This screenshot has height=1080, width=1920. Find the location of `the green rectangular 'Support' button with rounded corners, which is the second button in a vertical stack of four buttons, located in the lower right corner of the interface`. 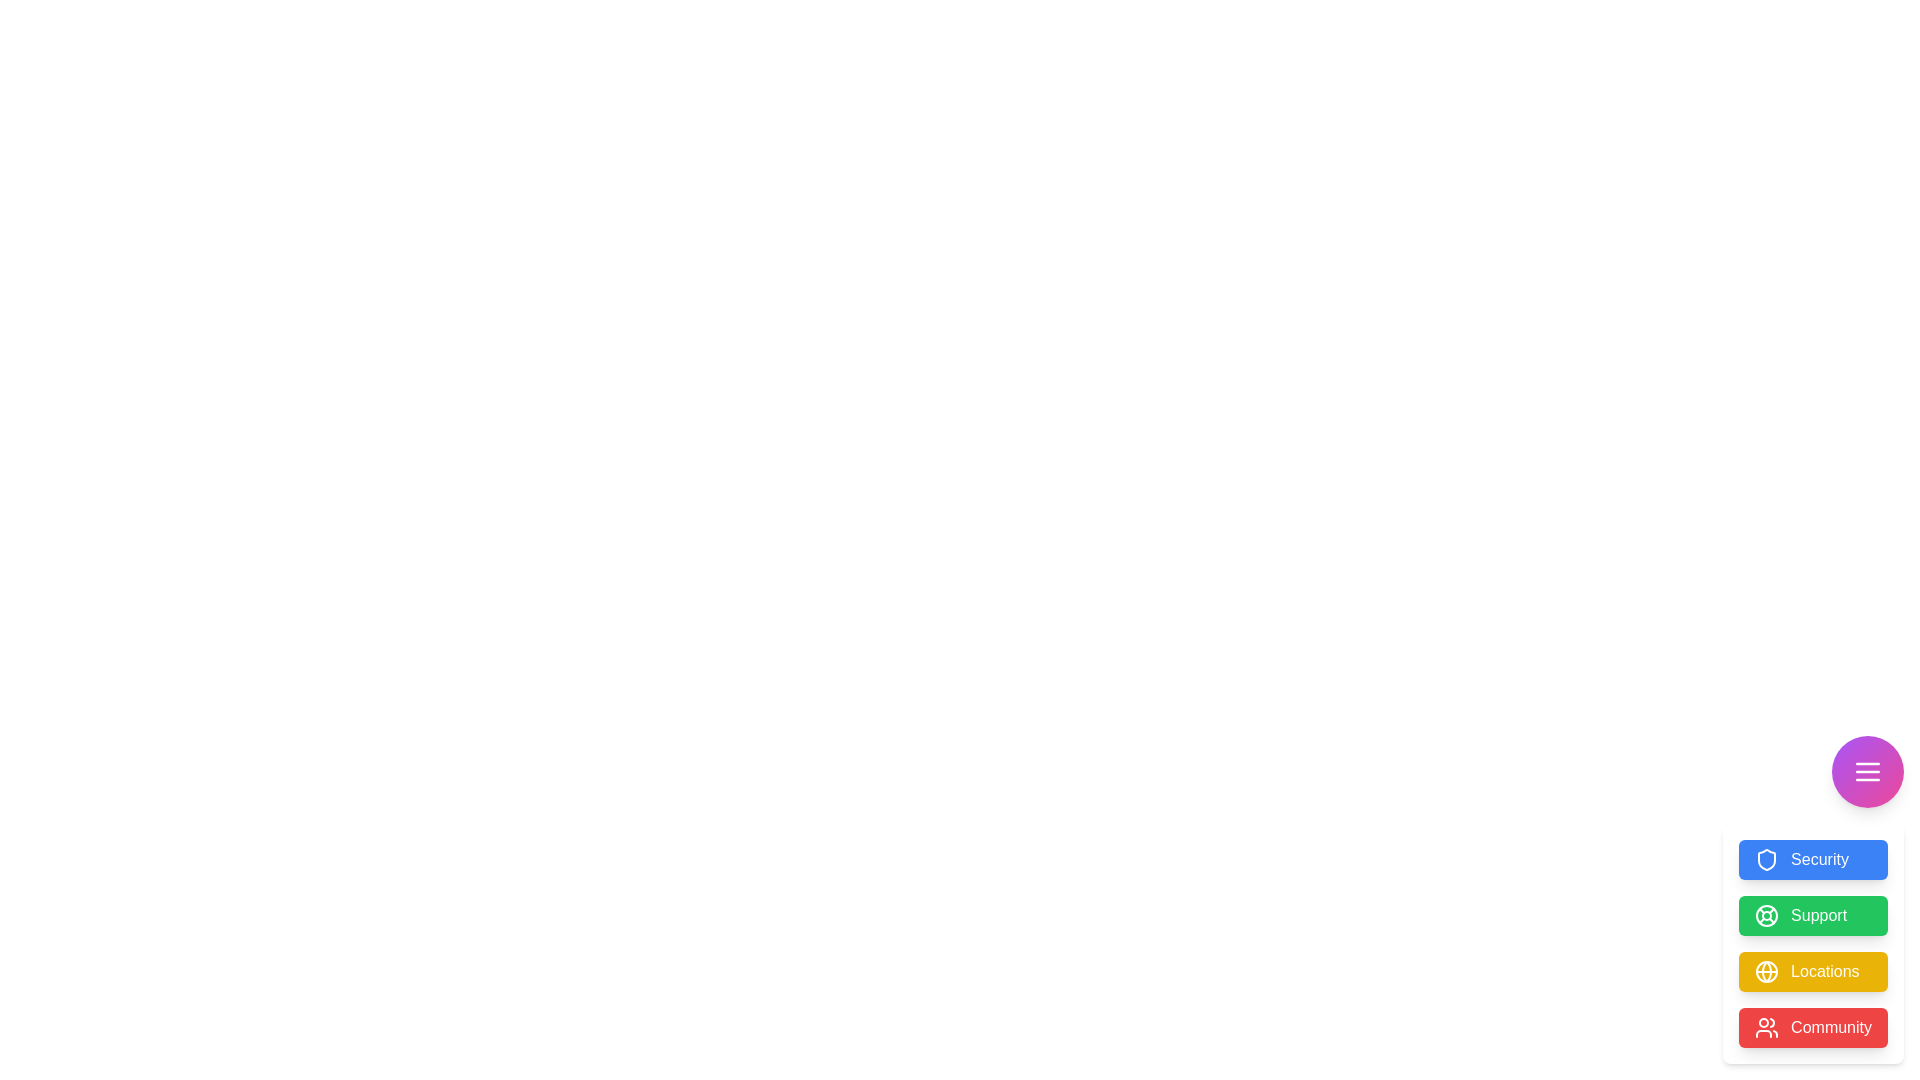

the green rectangular 'Support' button with rounded corners, which is the second button in a vertical stack of four buttons, located in the lower right corner of the interface is located at coordinates (1819, 915).